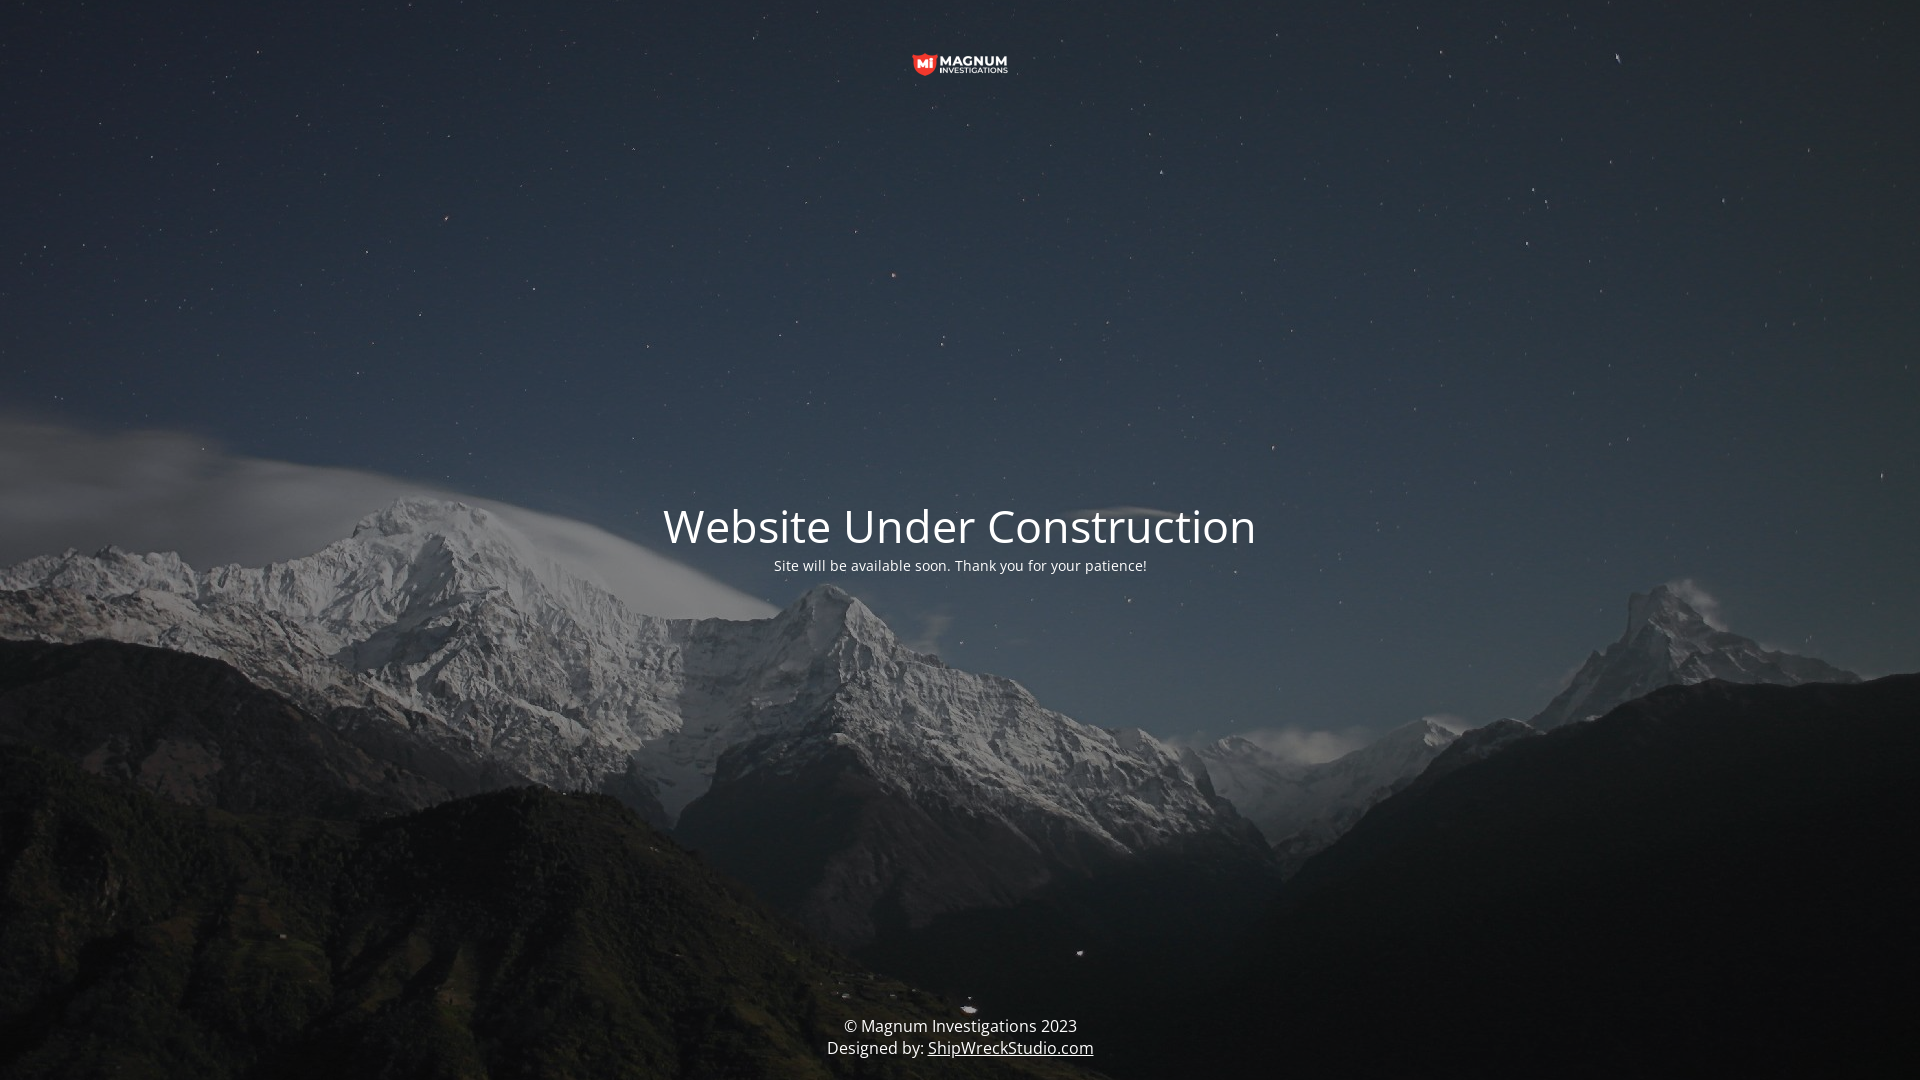 The width and height of the screenshot is (1920, 1080). Describe the element at coordinates (1011, 1047) in the screenshot. I see `'ShipWreckStudio.com'` at that location.